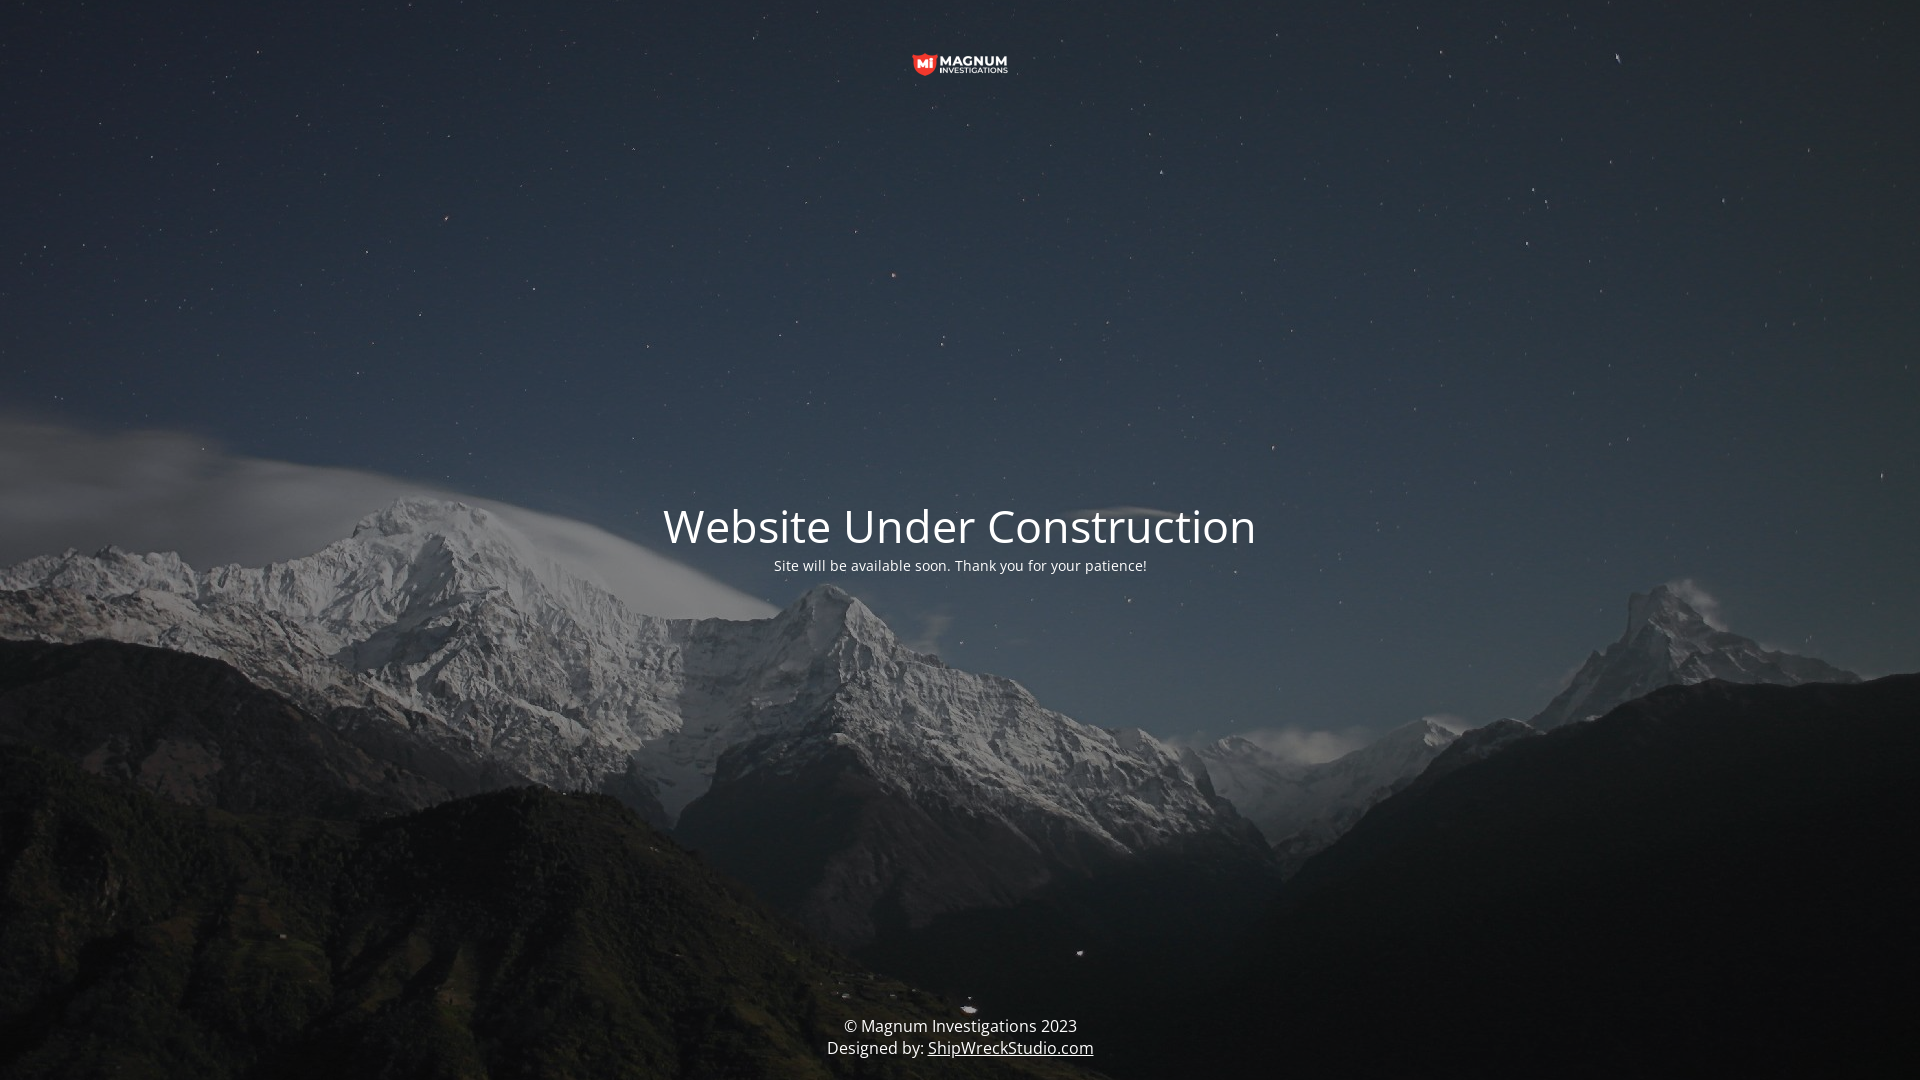 The width and height of the screenshot is (1920, 1080). Describe the element at coordinates (1011, 1047) in the screenshot. I see `'ShipWreckStudio.com'` at that location.